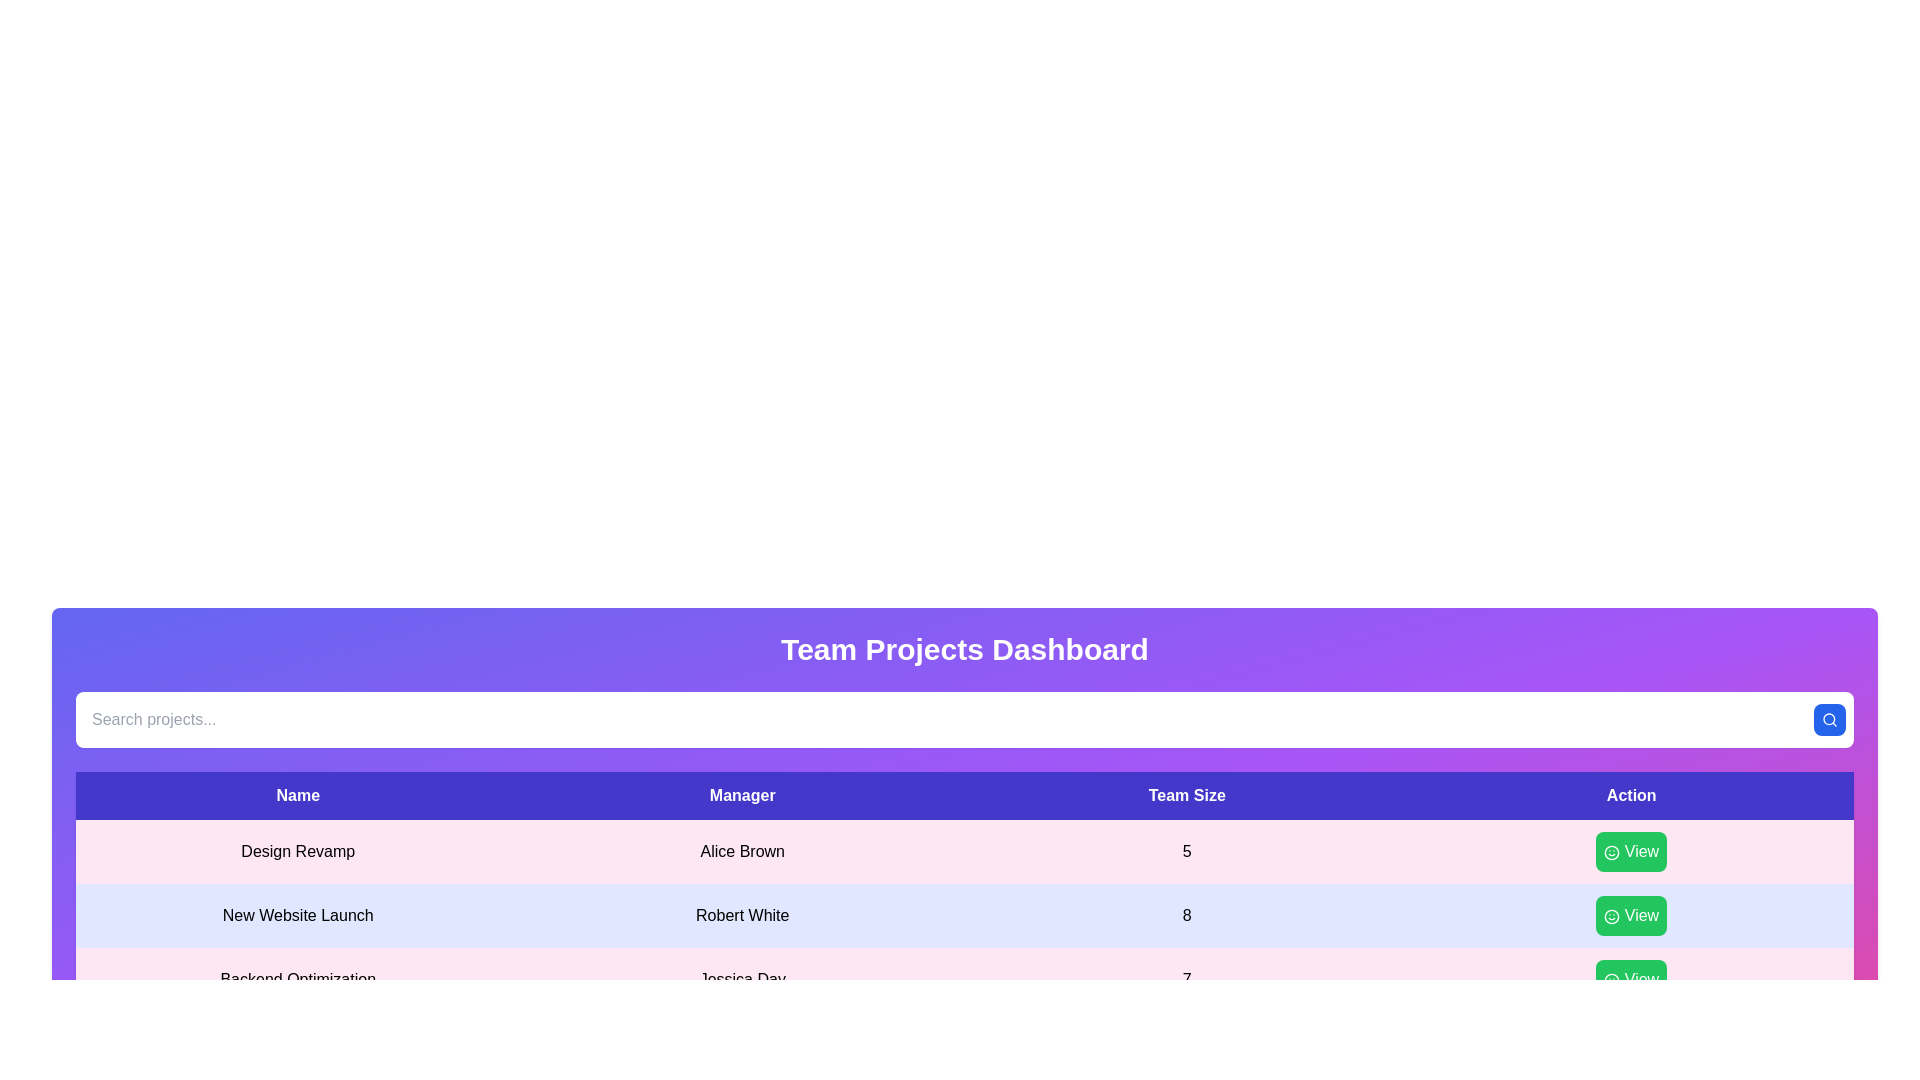 The height and width of the screenshot is (1080, 1920). What do you see at coordinates (1829, 720) in the screenshot?
I see `the search trigger button located at the upper-right corner of the search bar` at bounding box center [1829, 720].